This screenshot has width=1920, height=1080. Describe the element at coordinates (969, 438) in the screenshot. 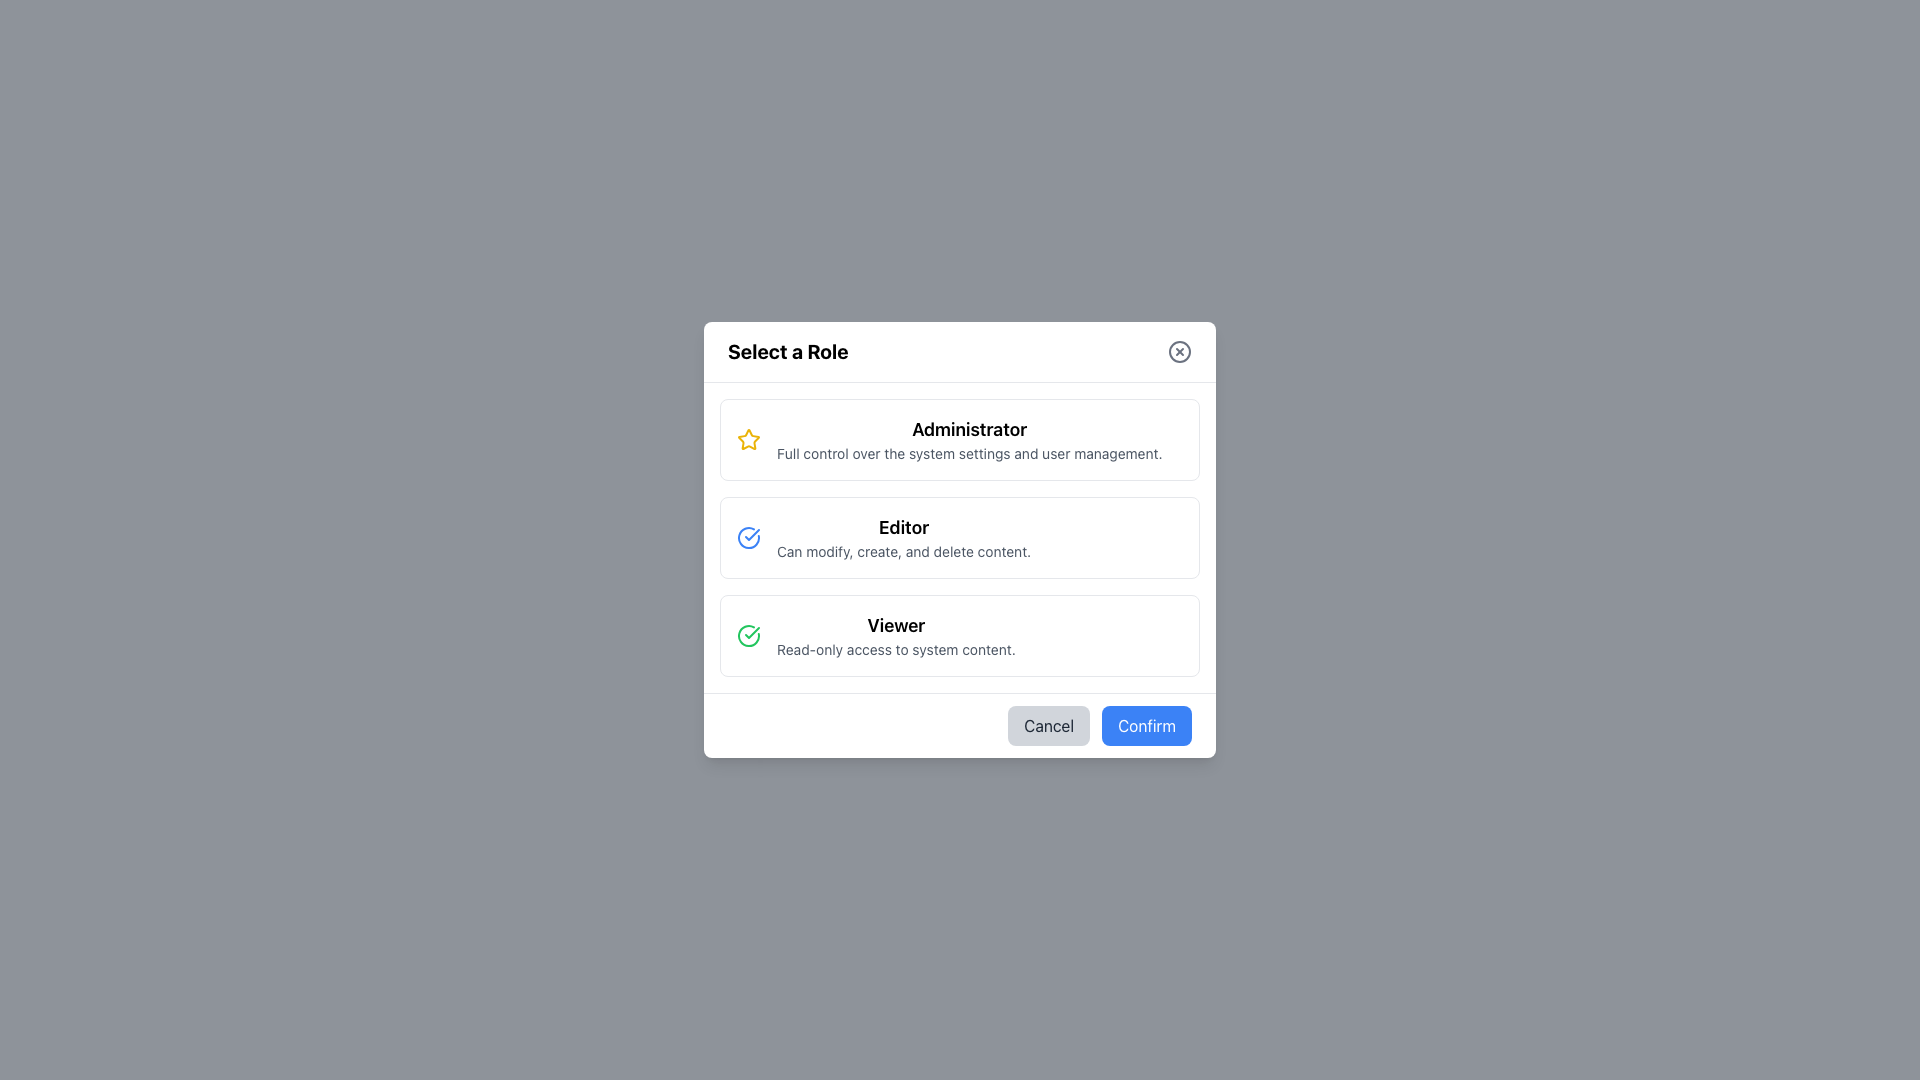

I see `the 'Administrator' role option text block within the selection dialog titled 'Select a Role'` at that location.